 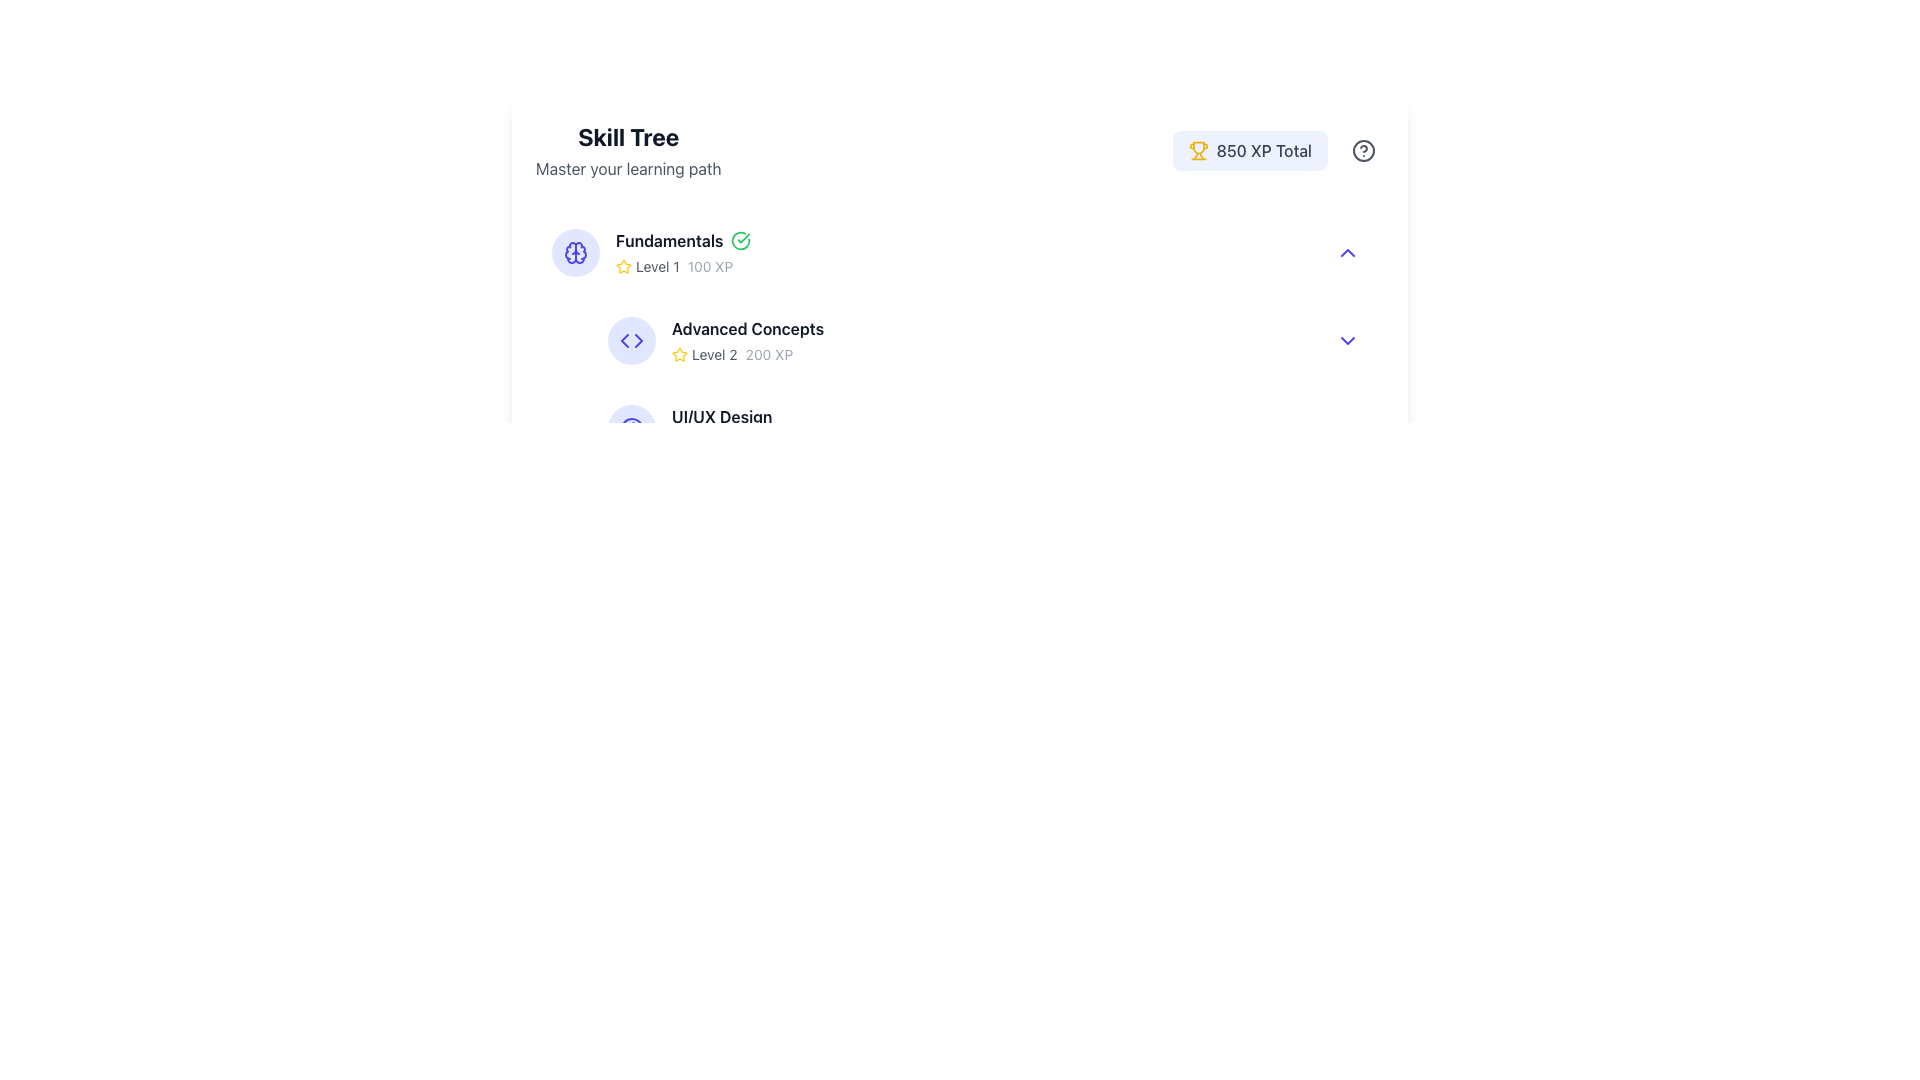 What do you see at coordinates (747, 327) in the screenshot?
I see `the 'Advanced Concepts' text label, which is the second item under the 'Skill Tree' section, located between 'Fundamentals' and 'UI/UX Design'` at bounding box center [747, 327].